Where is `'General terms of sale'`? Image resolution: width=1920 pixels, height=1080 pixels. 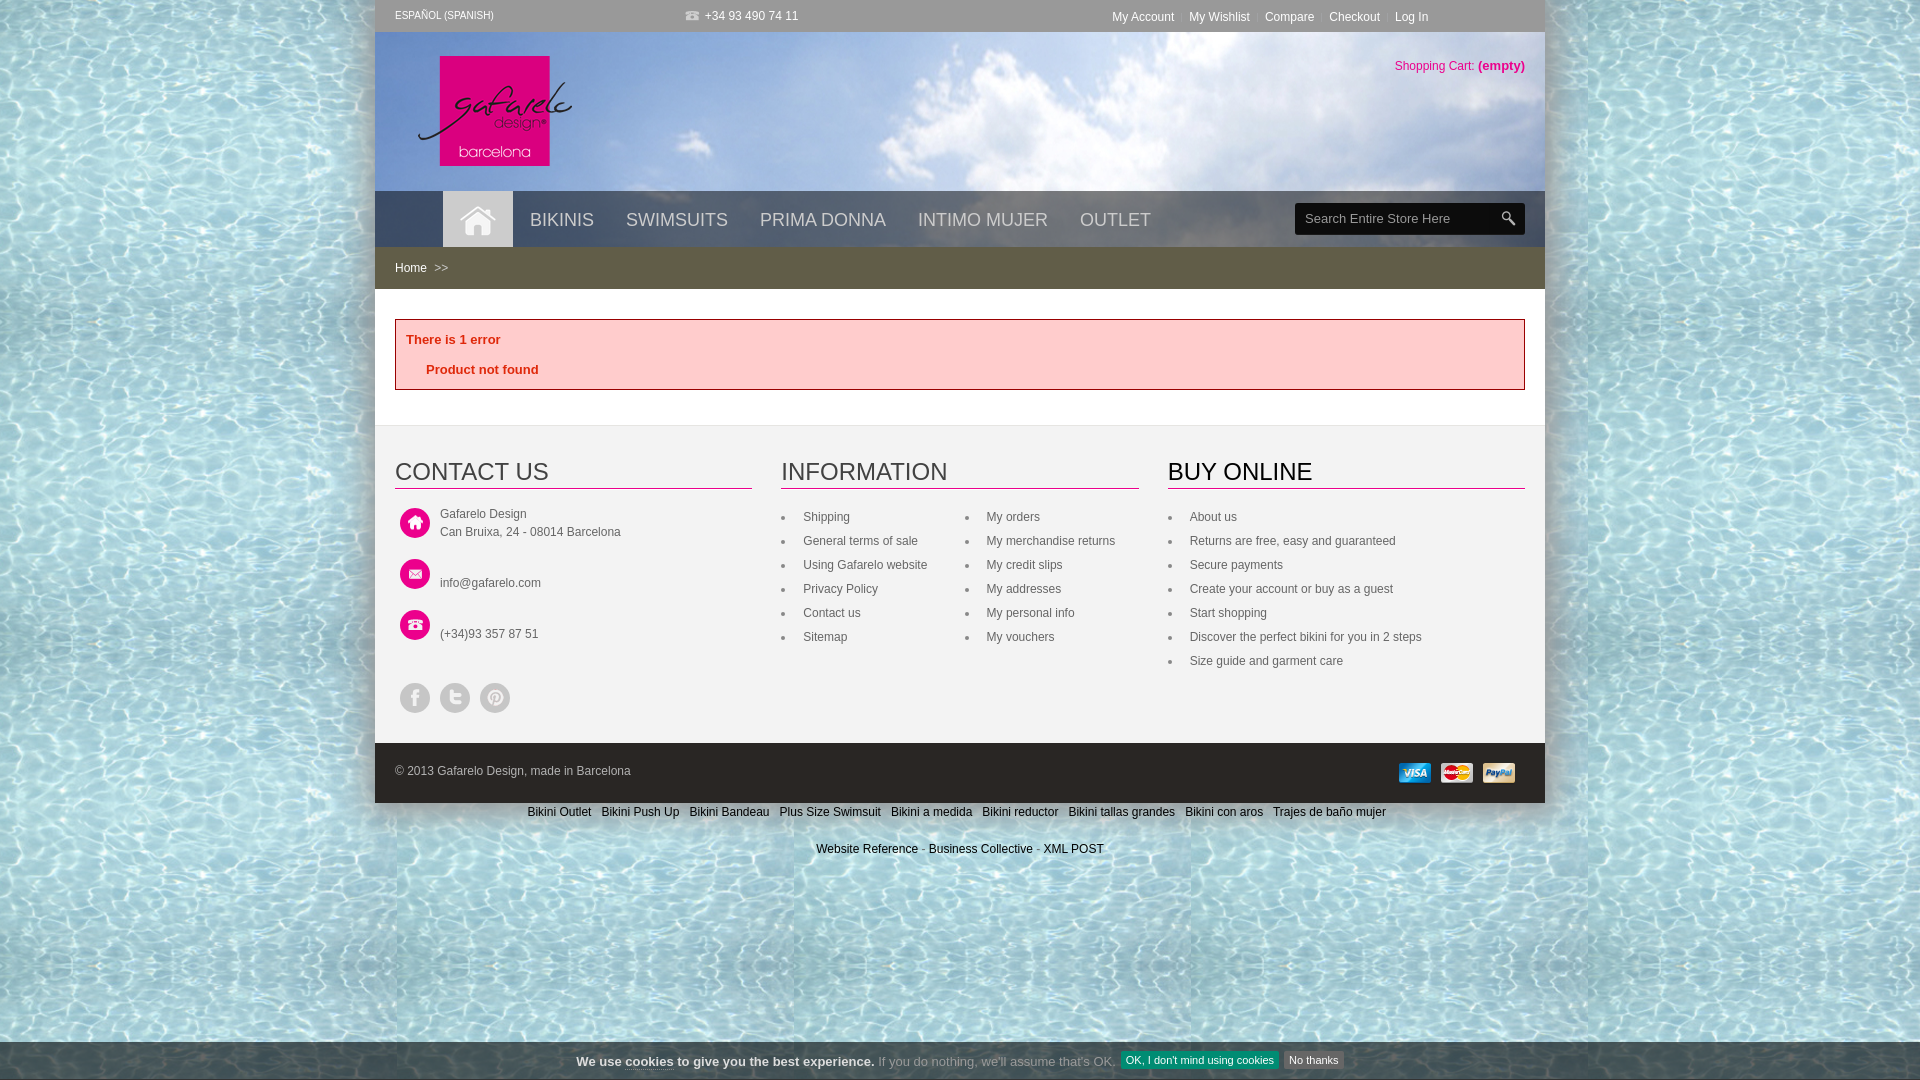 'General terms of sale' is located at coordinates (858, 540).